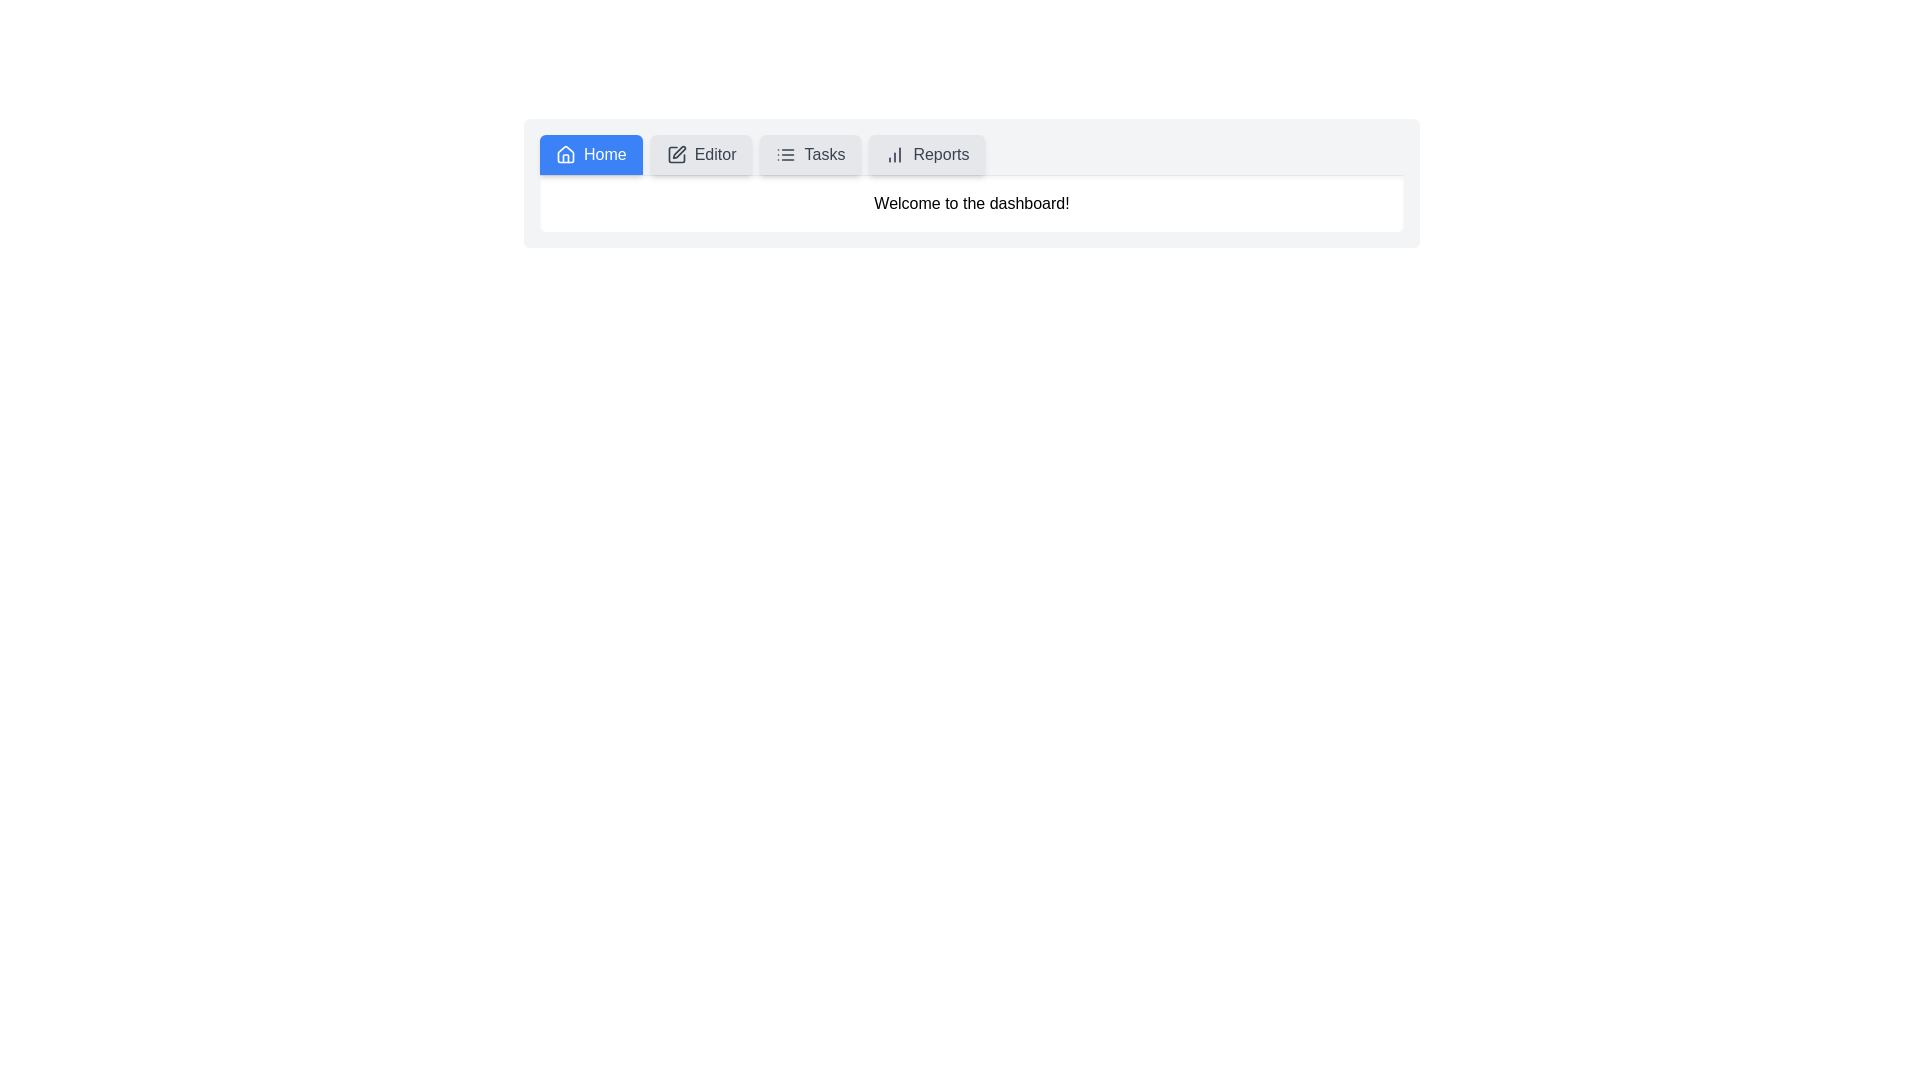  Describe the element at coordinates (811, 153) in the screenshot. I see `the Tasks tab to explore its hover effect` at that location.